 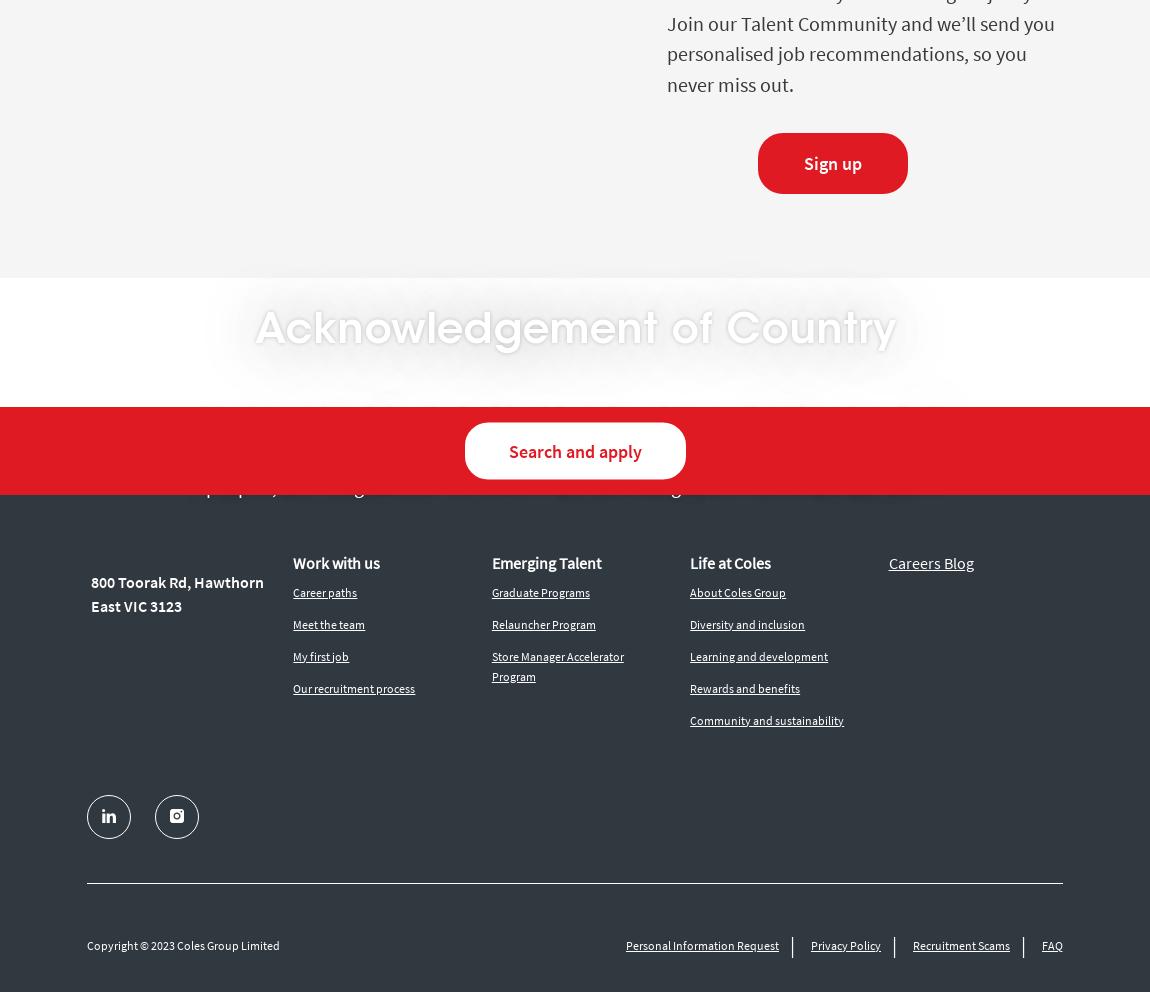 I want to click on 'Meet the team', so click(x=293, y=623).